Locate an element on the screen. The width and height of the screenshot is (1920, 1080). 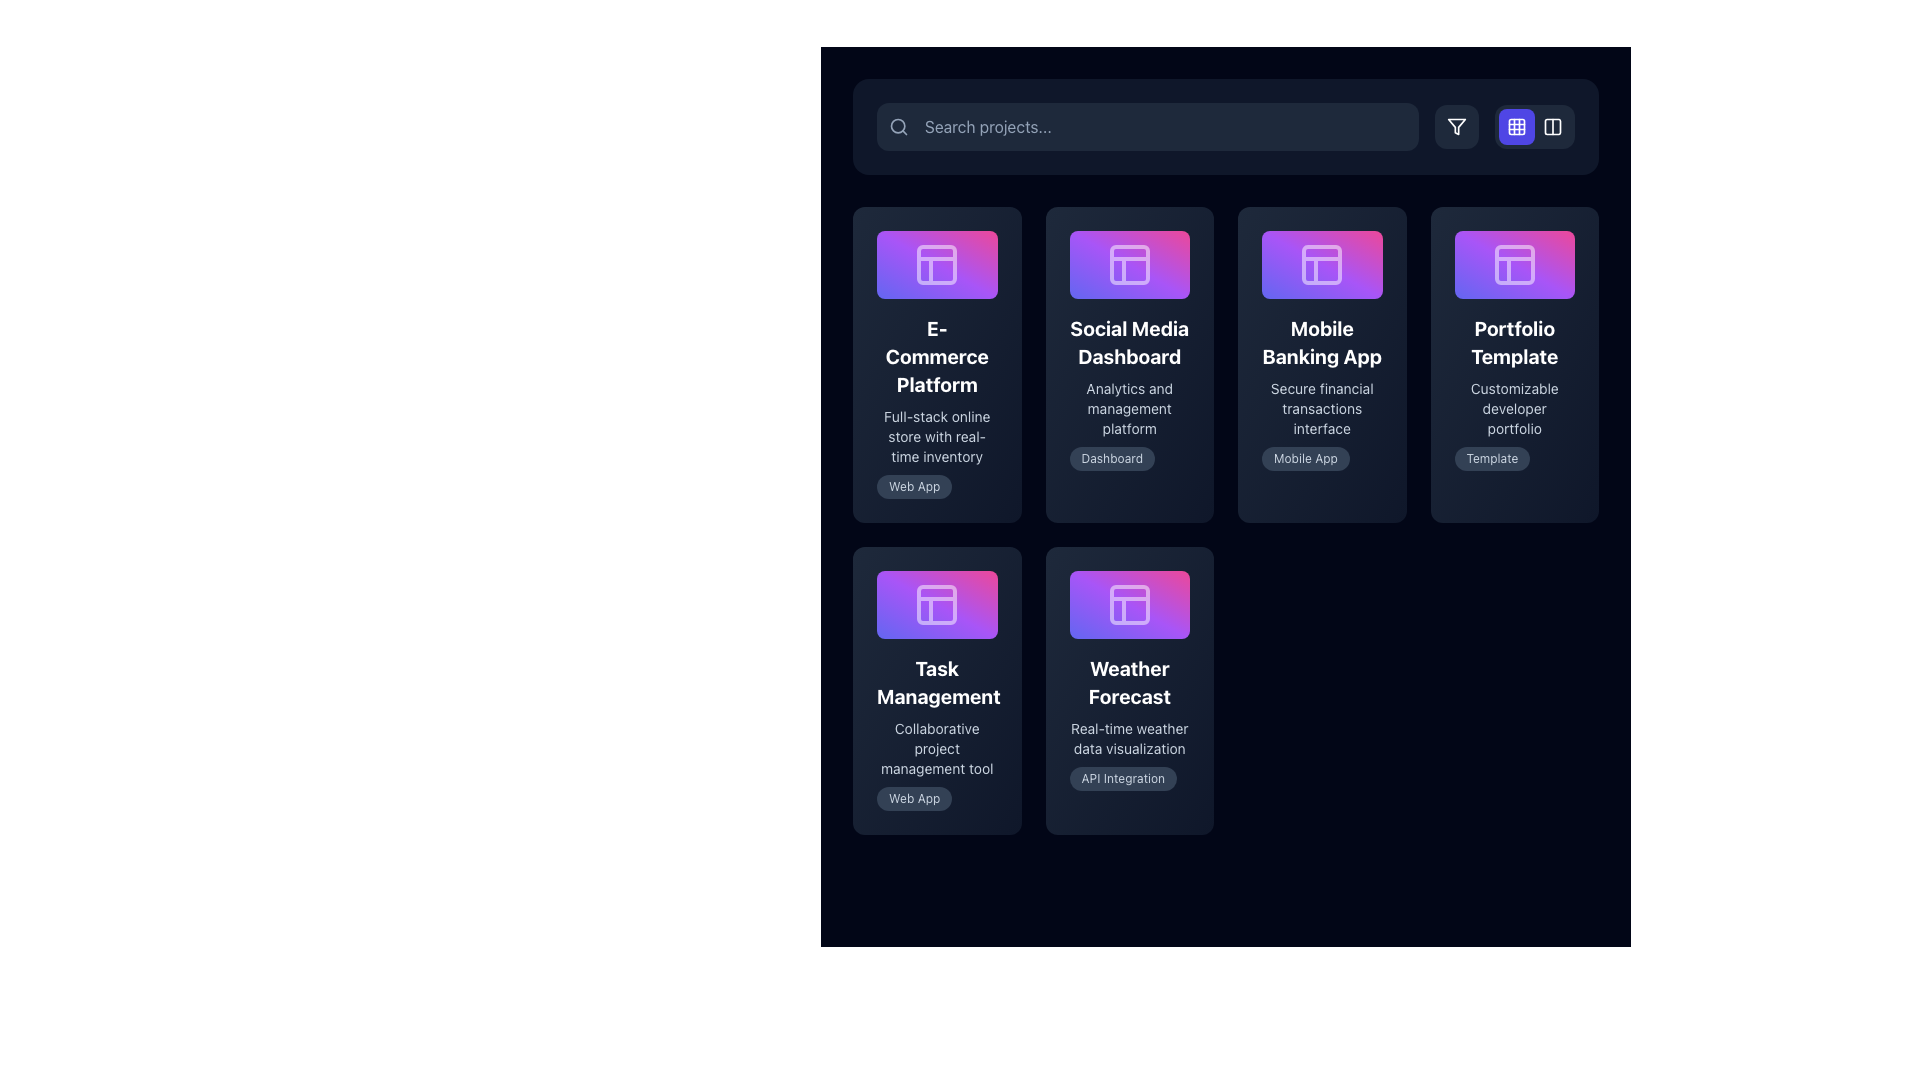
the 'Mobile Banking App' card, which has a gradient background and is the third card in the first row, for rearrangement is located at coordinates (1322, 364).